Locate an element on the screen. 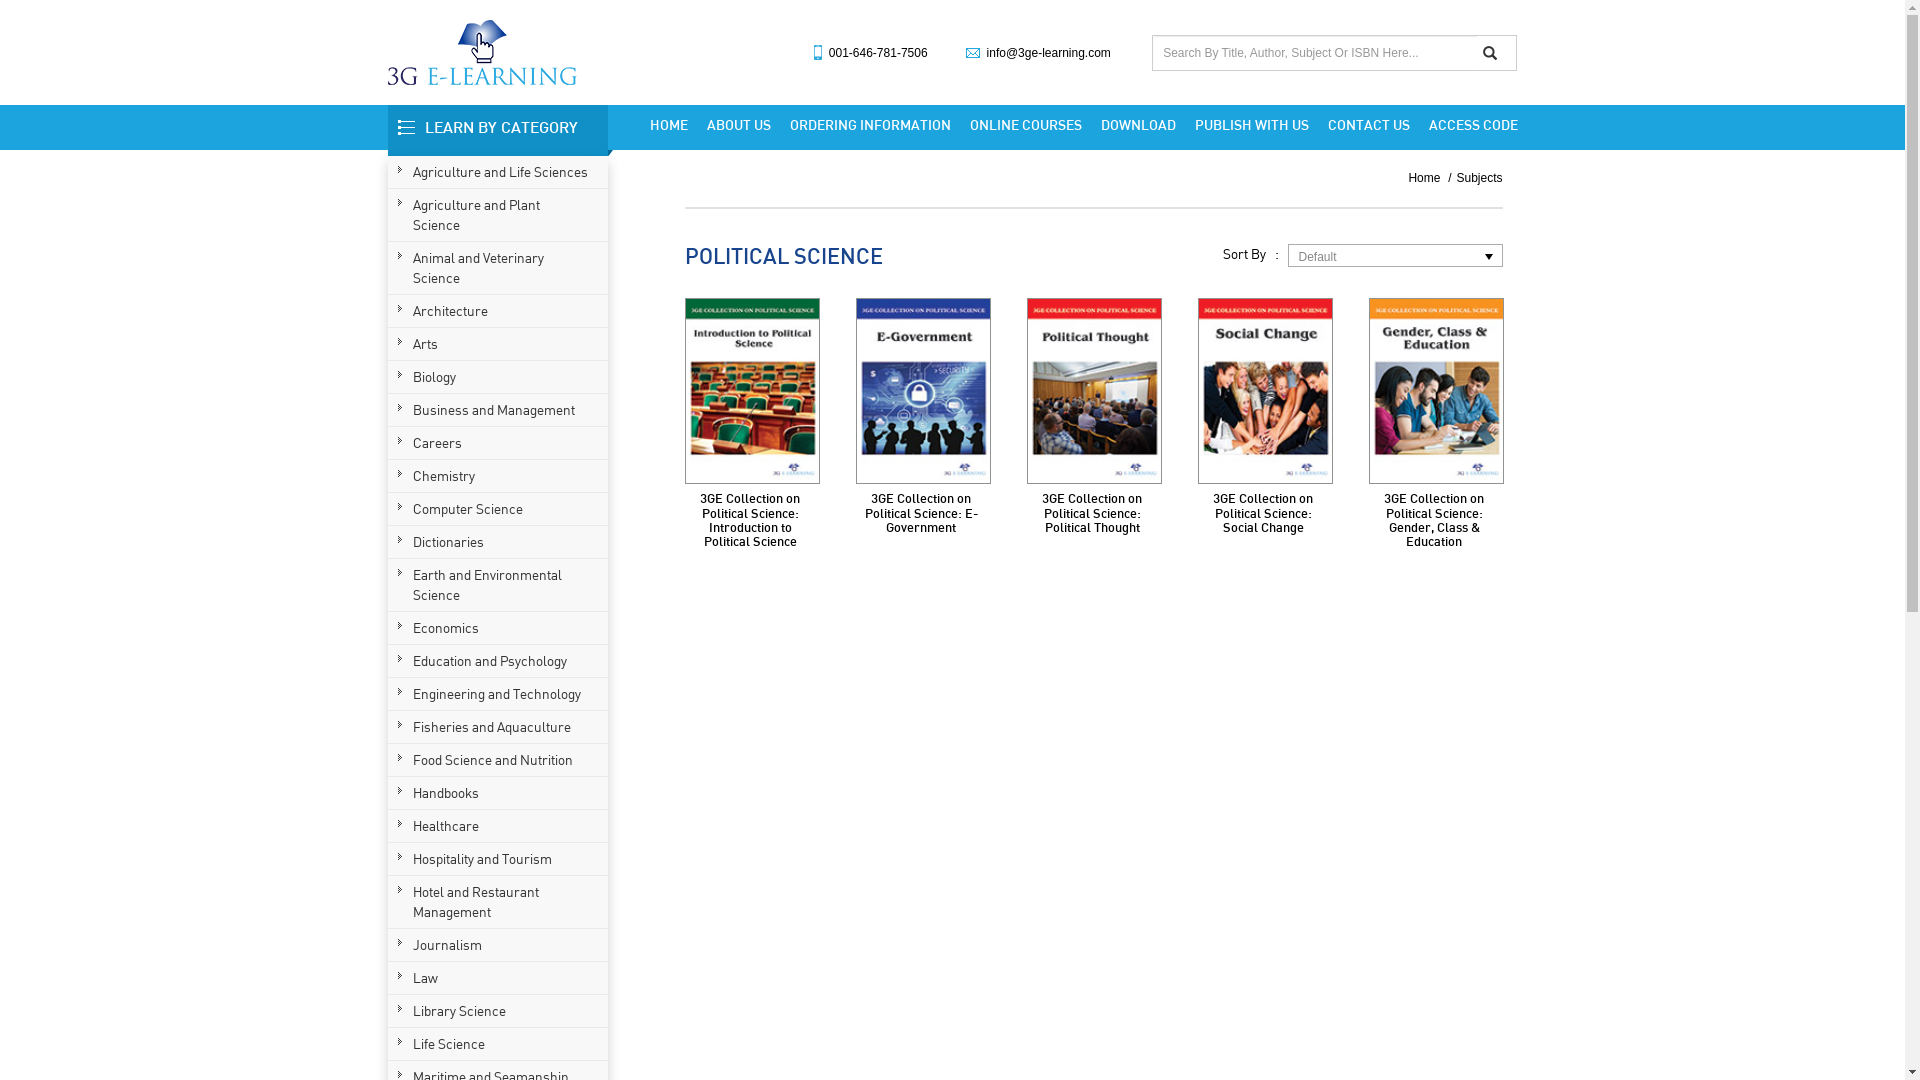 This screenshot has width=1920, height=1080. 'Hospitality and Tourism' is located at coordinates (499, 858).